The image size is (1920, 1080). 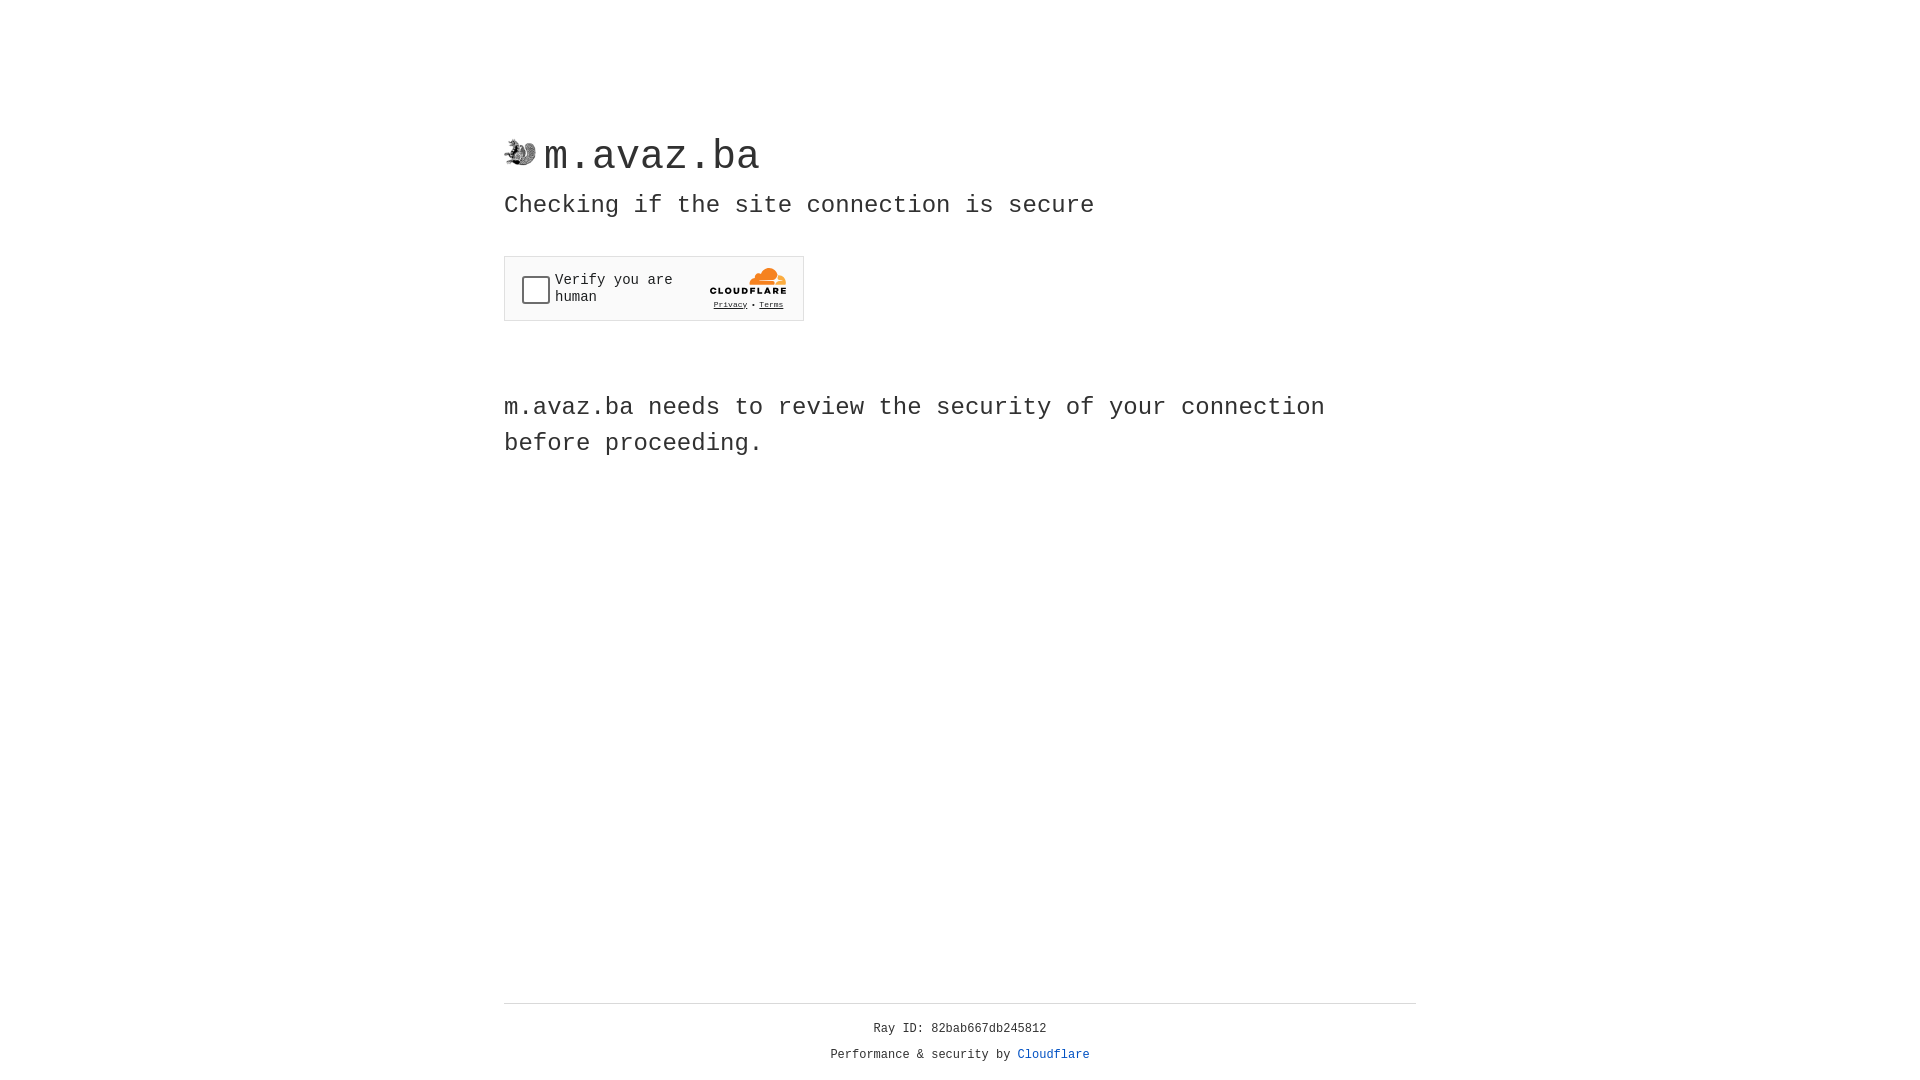 I want to click on 'Cloudflare', so click(x=1053, y=1054).